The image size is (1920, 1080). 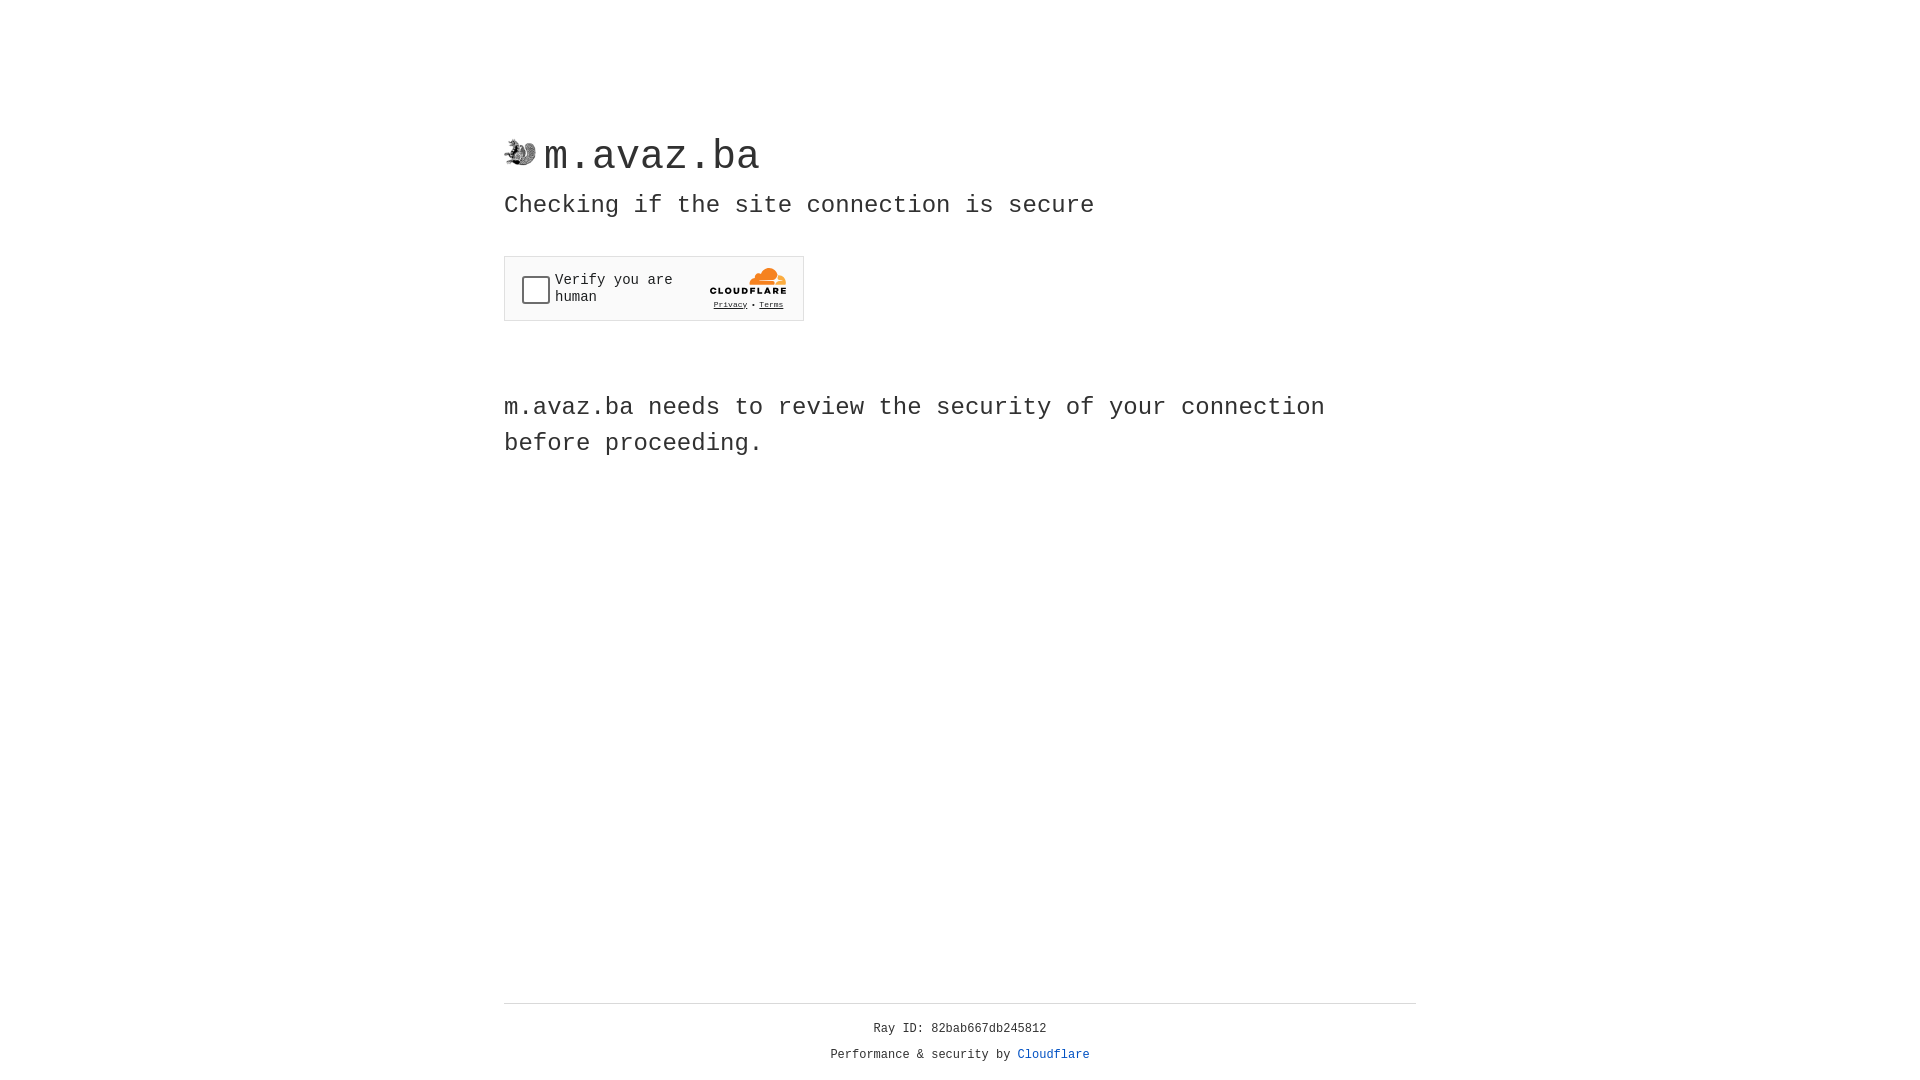 I want to click on 'Cloudflare', so click(x=1053, y=1054).